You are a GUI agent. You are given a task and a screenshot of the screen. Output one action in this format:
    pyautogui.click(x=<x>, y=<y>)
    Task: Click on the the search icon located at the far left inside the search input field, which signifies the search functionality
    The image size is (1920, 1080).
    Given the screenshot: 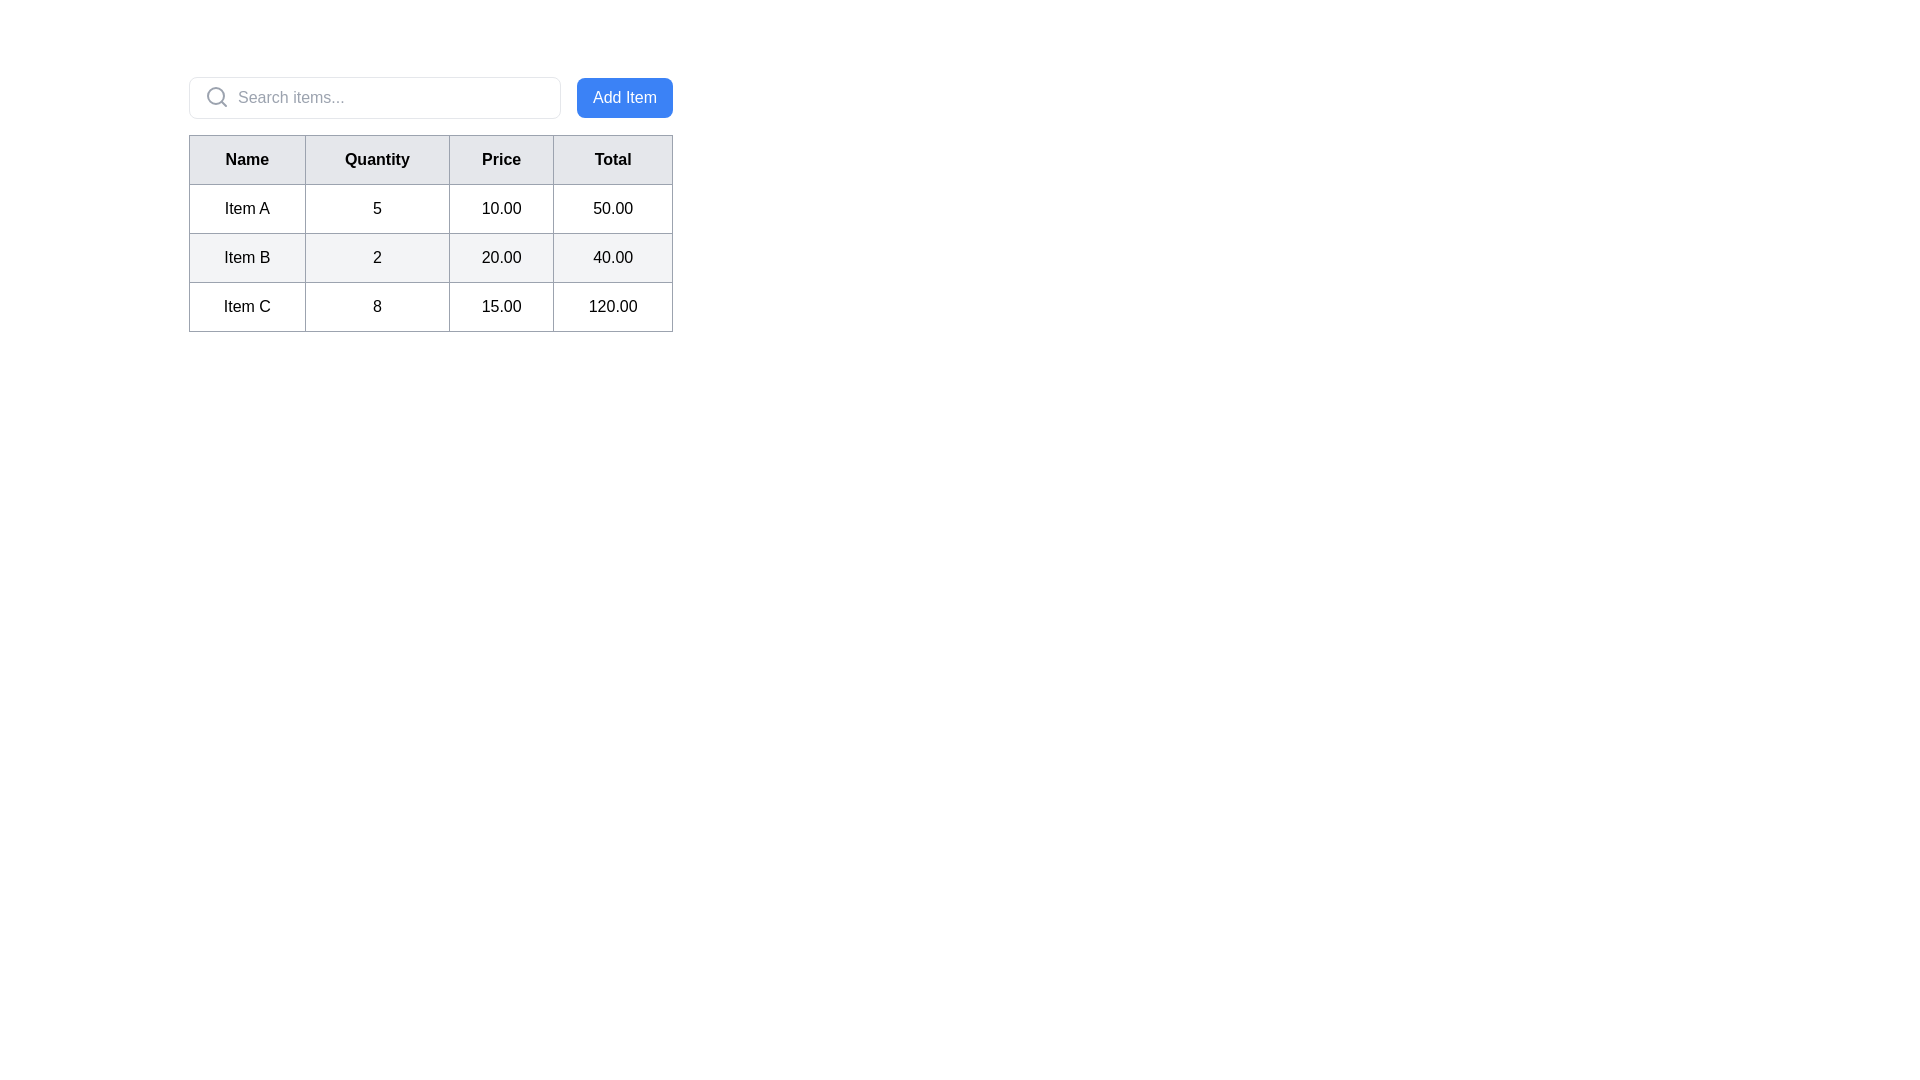 What is the action you would take?
    pyautogui.click(x=216, y=96)
    